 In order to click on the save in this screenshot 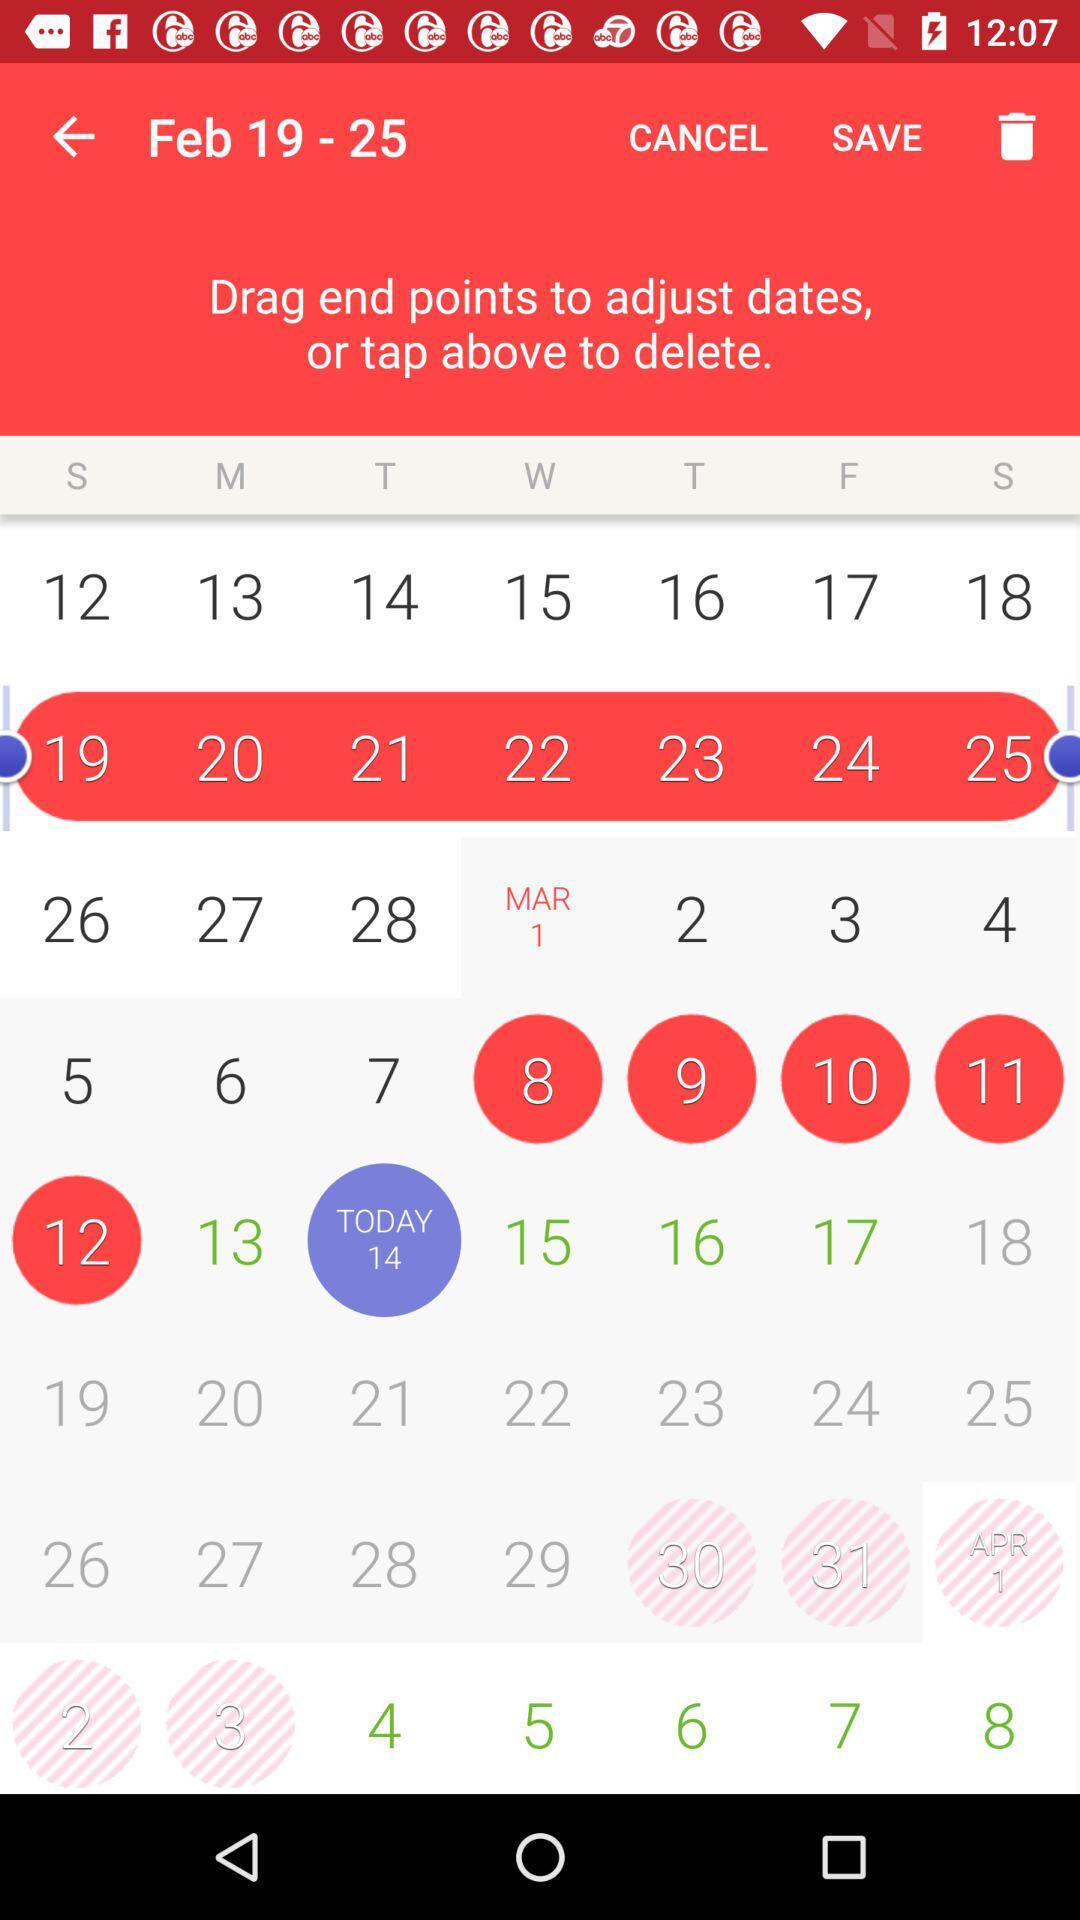, I will do `click(876, 135)`.